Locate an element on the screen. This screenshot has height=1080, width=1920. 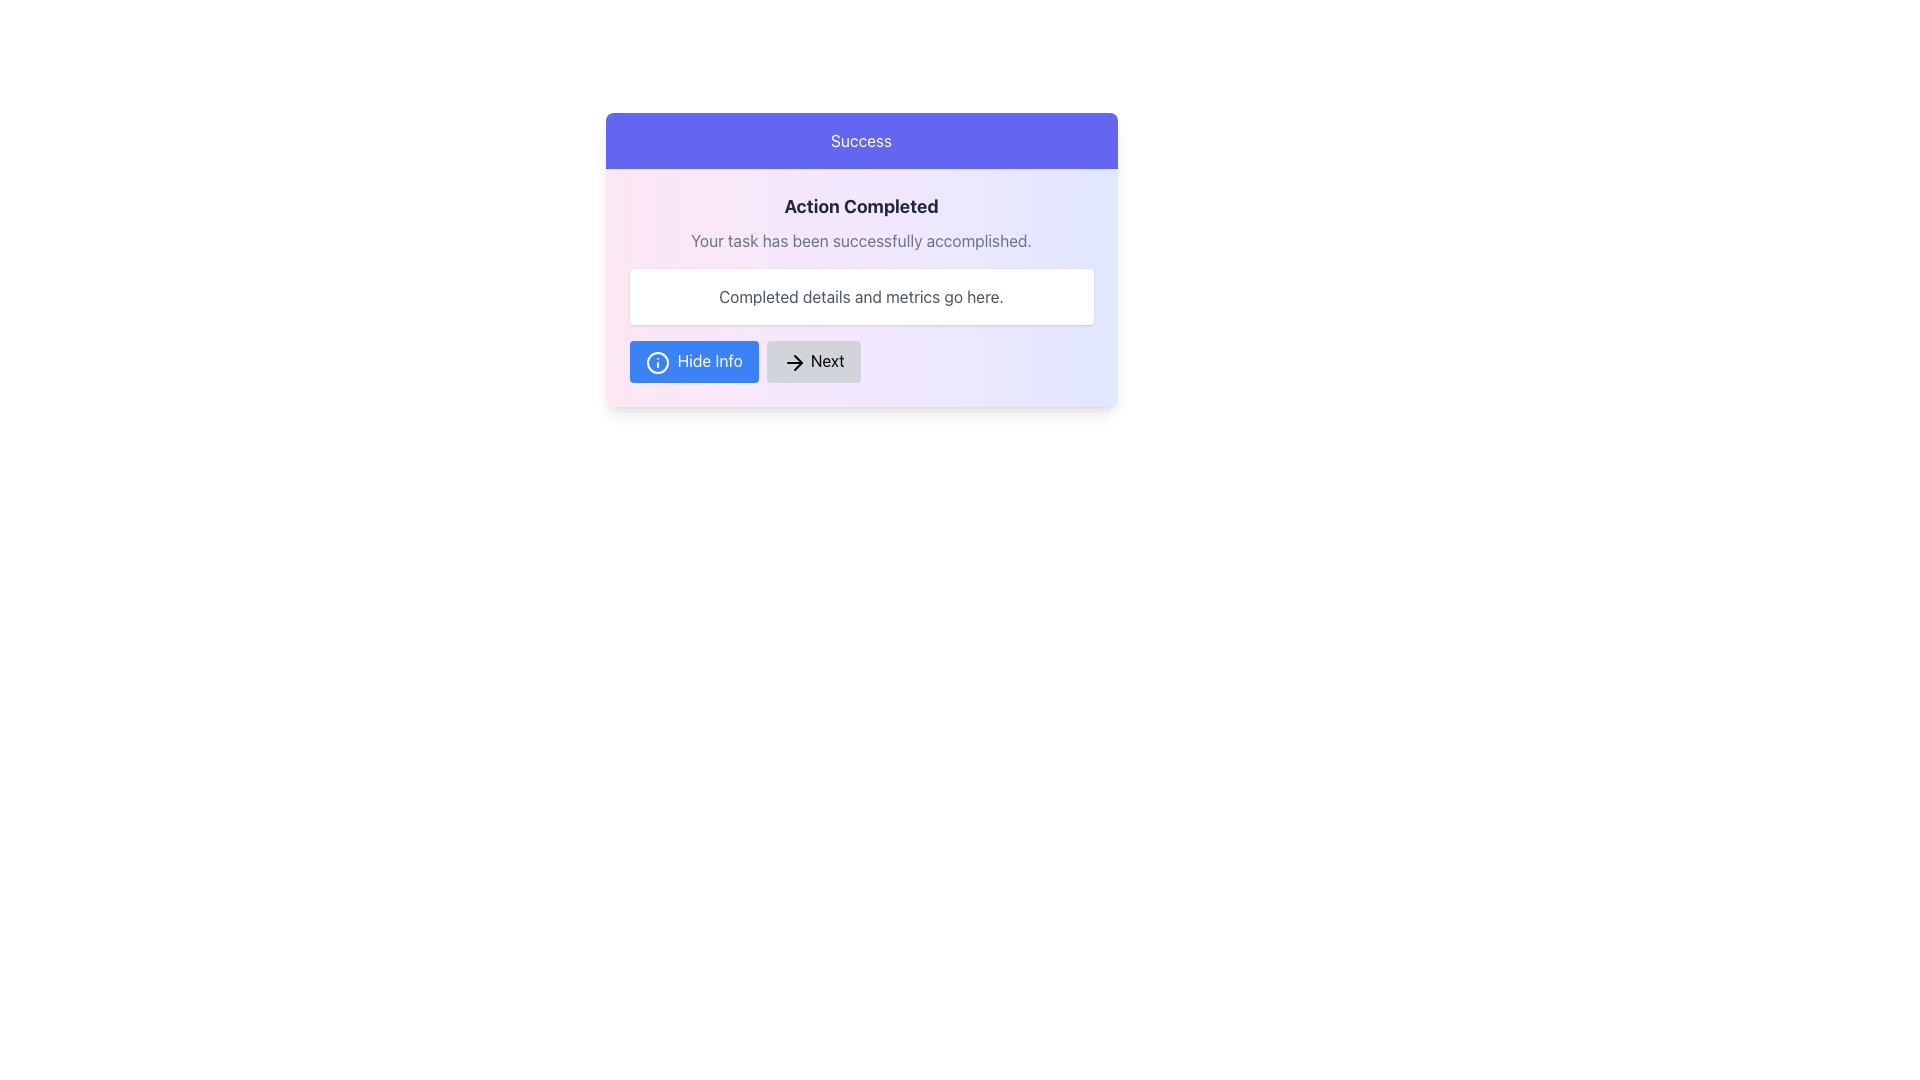
the arrowhead of the 'Next' button is located at coordinates (797, 362).